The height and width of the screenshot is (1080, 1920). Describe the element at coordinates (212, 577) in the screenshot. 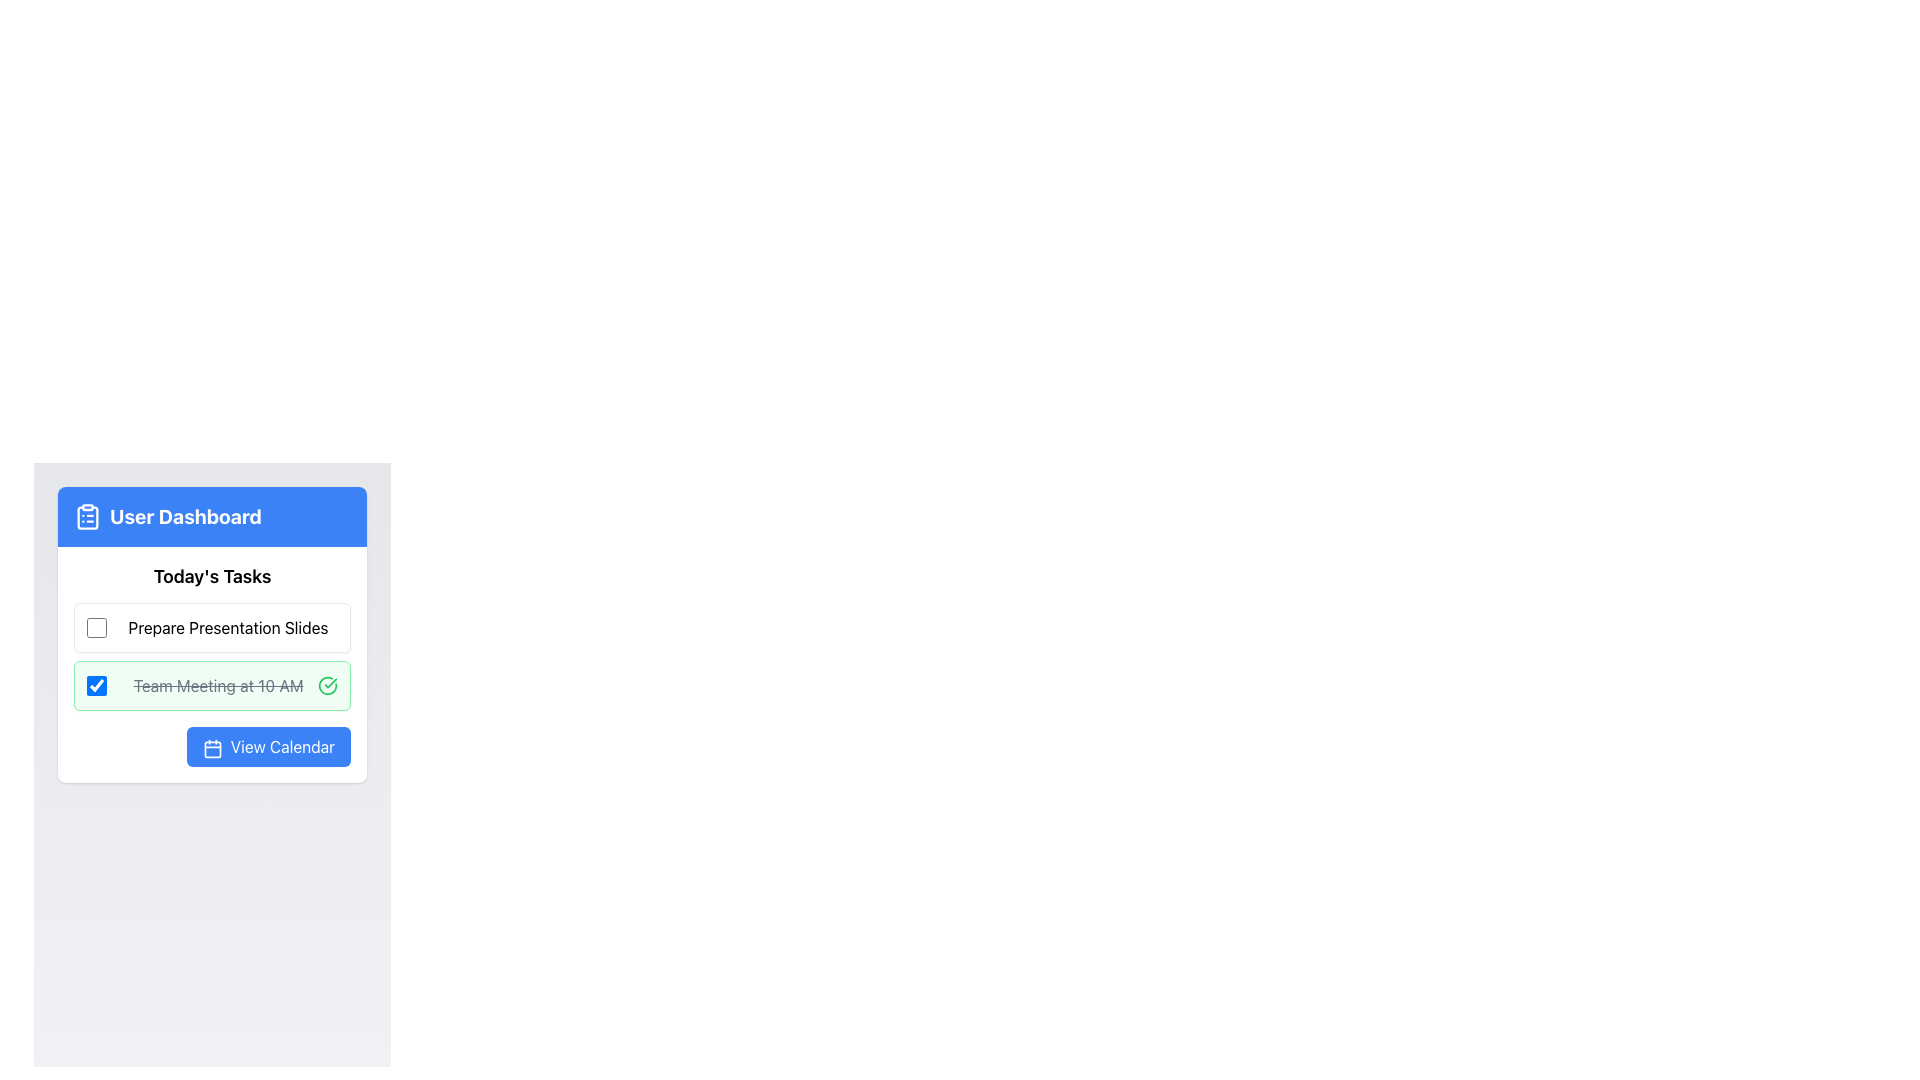

I see `the Static Text Display that prominently shows 'Today's Tasks' located under the 'User Dashboard' header` at that location.